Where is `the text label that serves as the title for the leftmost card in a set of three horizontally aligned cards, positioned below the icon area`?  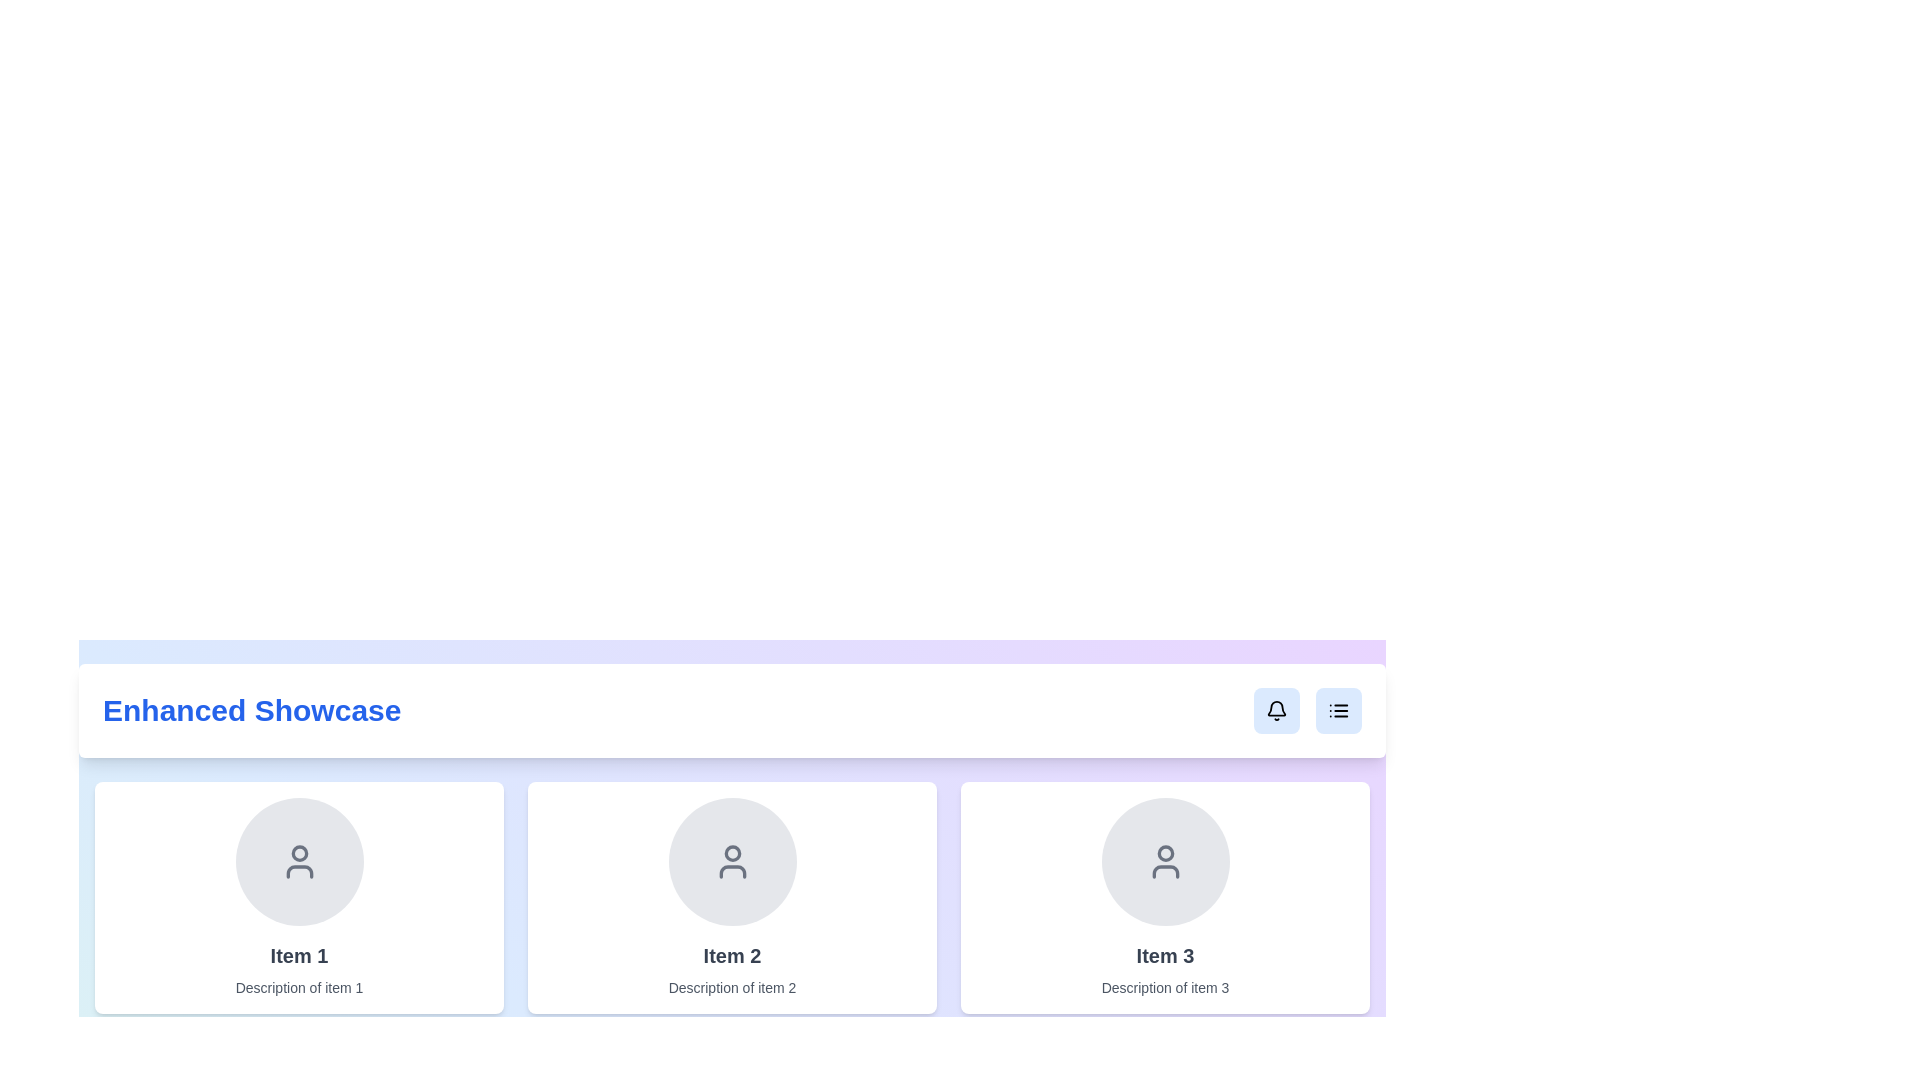 the text label that serves as the title for the leftmost card in a set of three horizontally aligned cards, positioned below the icon area is located at coordinates (298, 955).